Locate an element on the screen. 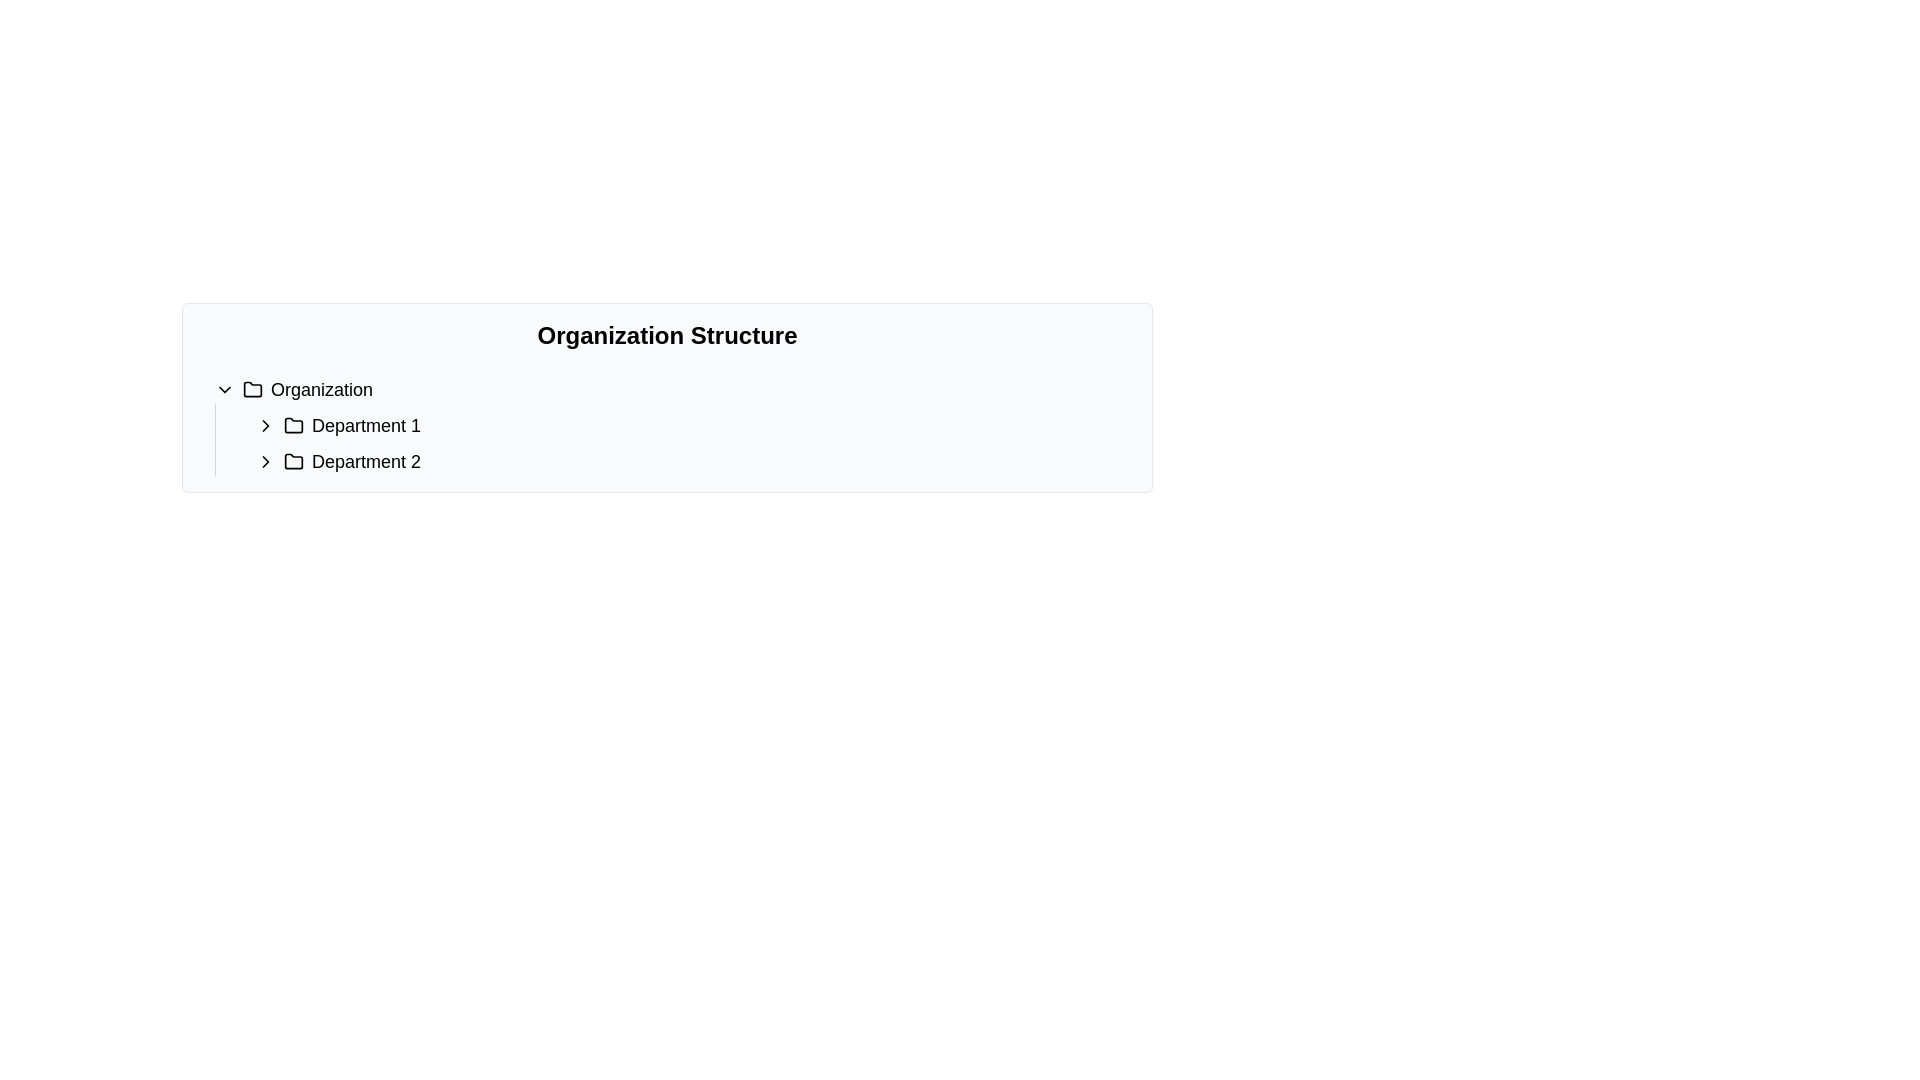 The height and width of the screenshot is (1080, 1920). the static text label 'Department 1' which is styled with a larger font size and located next to a folder icon in the collapsible tree structure under the 'Organization' category is located at coordinates (366, 424).